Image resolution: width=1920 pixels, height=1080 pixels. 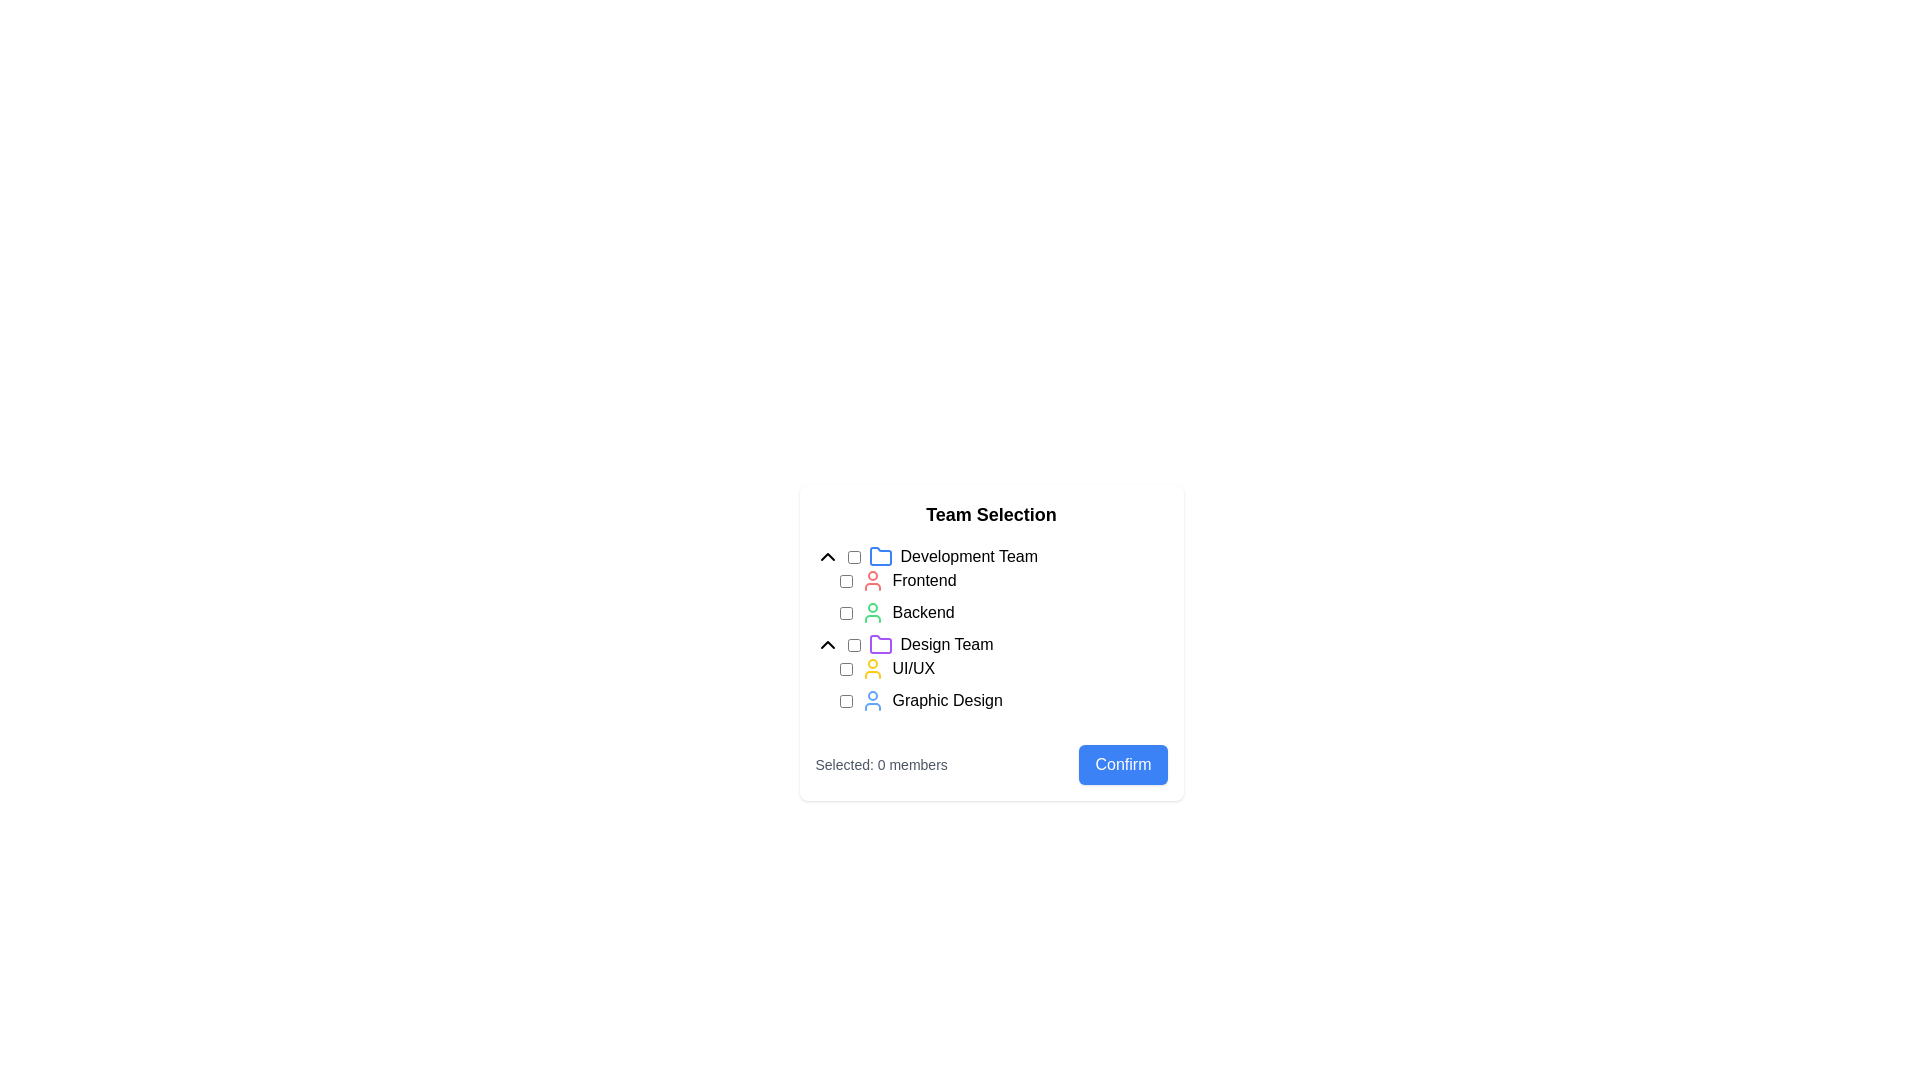 What do you see at coordinates (991, 644) in the screenshot?
I see `the Collapsible List Item labeled 'Design Team', which features a purple folder icon and is positioned between 'Development Team' and 'UI/UX'` at bounding box center [991, 644].